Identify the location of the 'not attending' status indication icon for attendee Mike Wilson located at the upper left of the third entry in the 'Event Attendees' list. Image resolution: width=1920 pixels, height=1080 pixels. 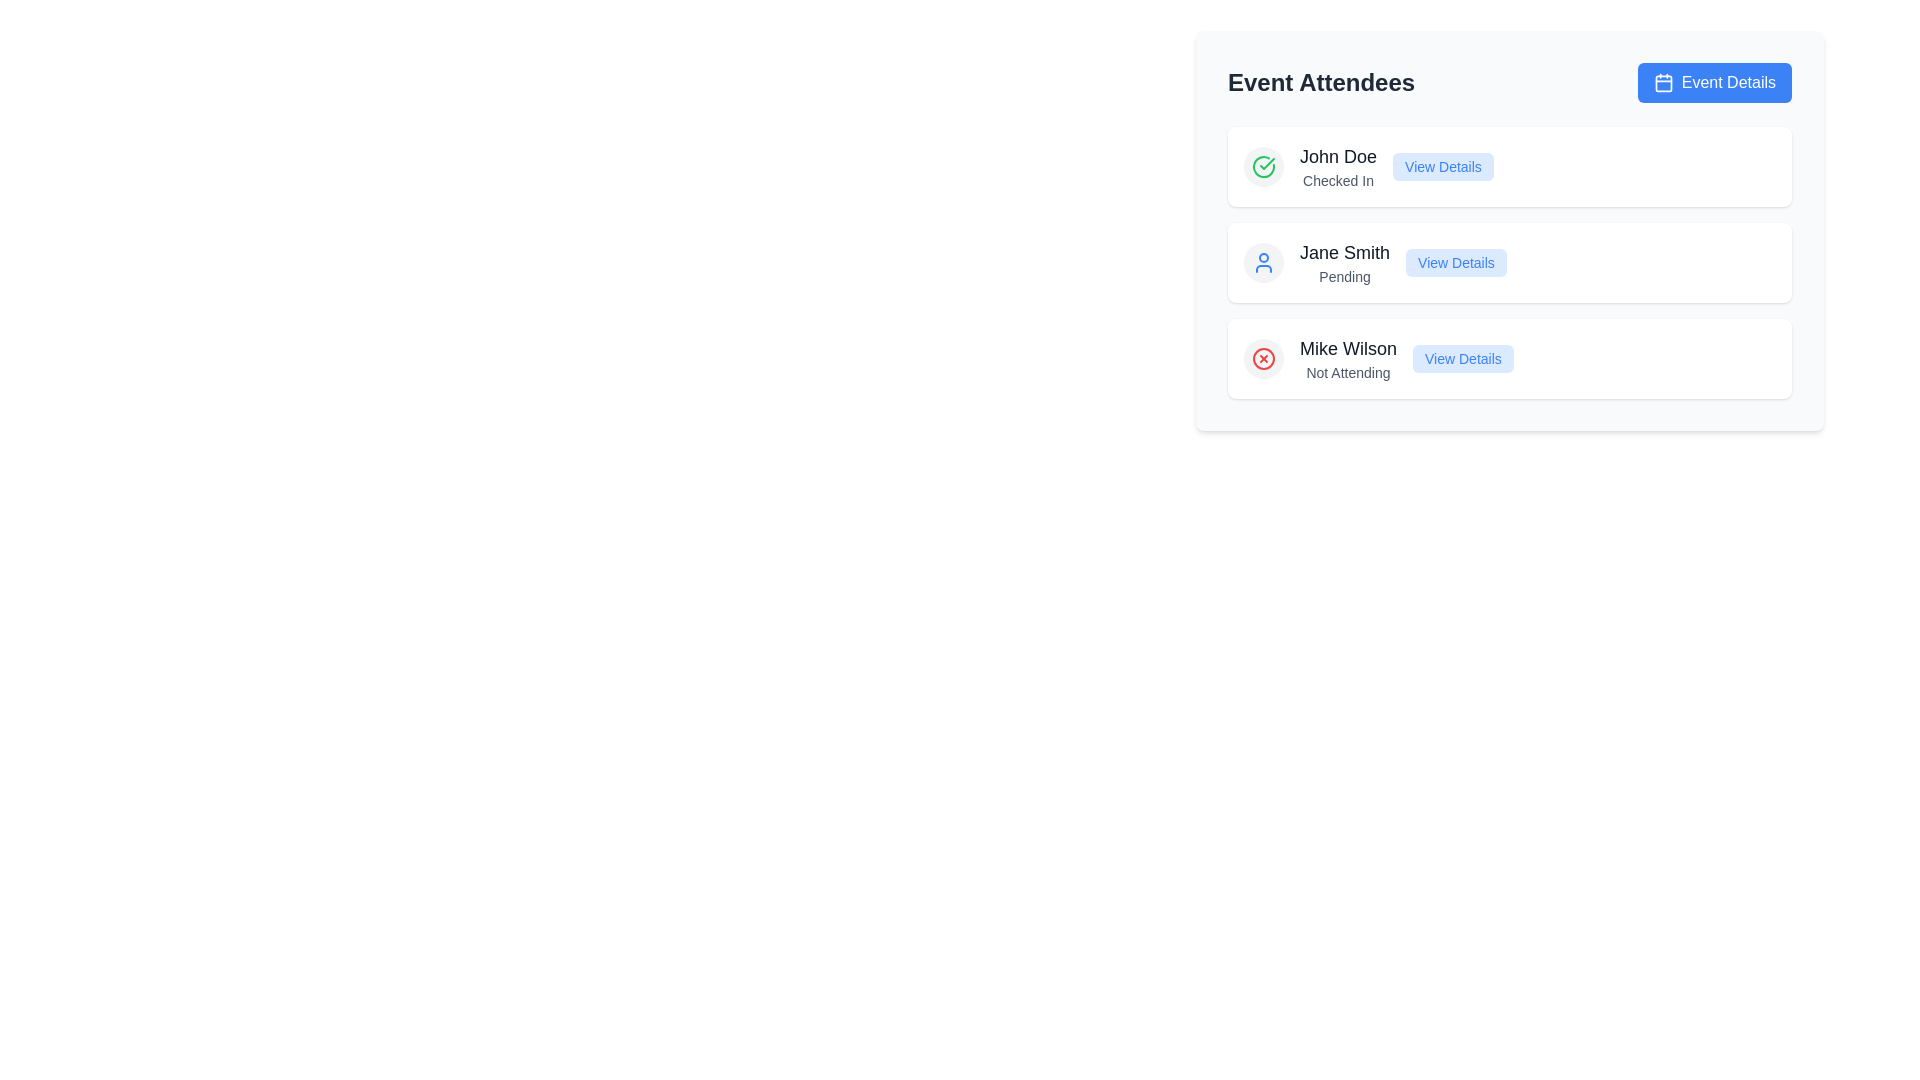
(1262, 357).